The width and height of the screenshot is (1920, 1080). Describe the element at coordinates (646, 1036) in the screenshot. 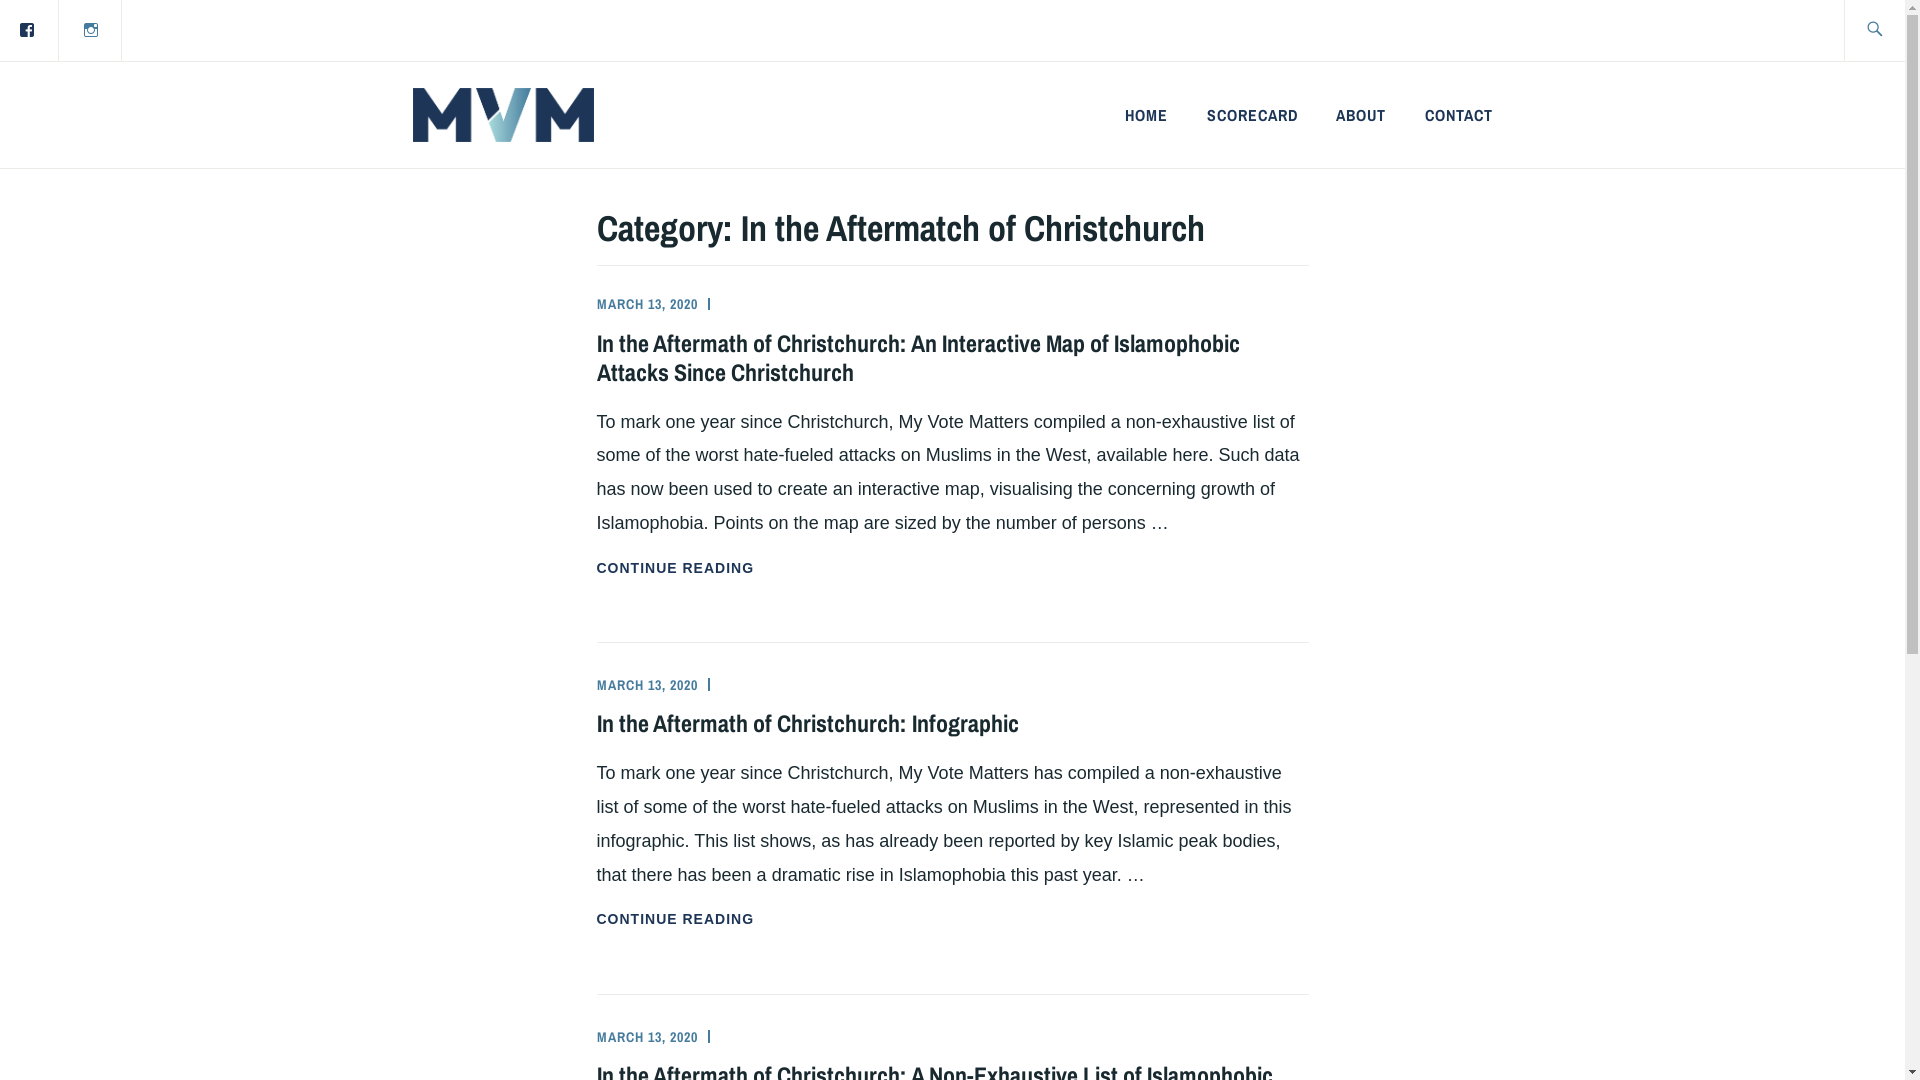

I see `'MARCH 13, 2020'` at that location.